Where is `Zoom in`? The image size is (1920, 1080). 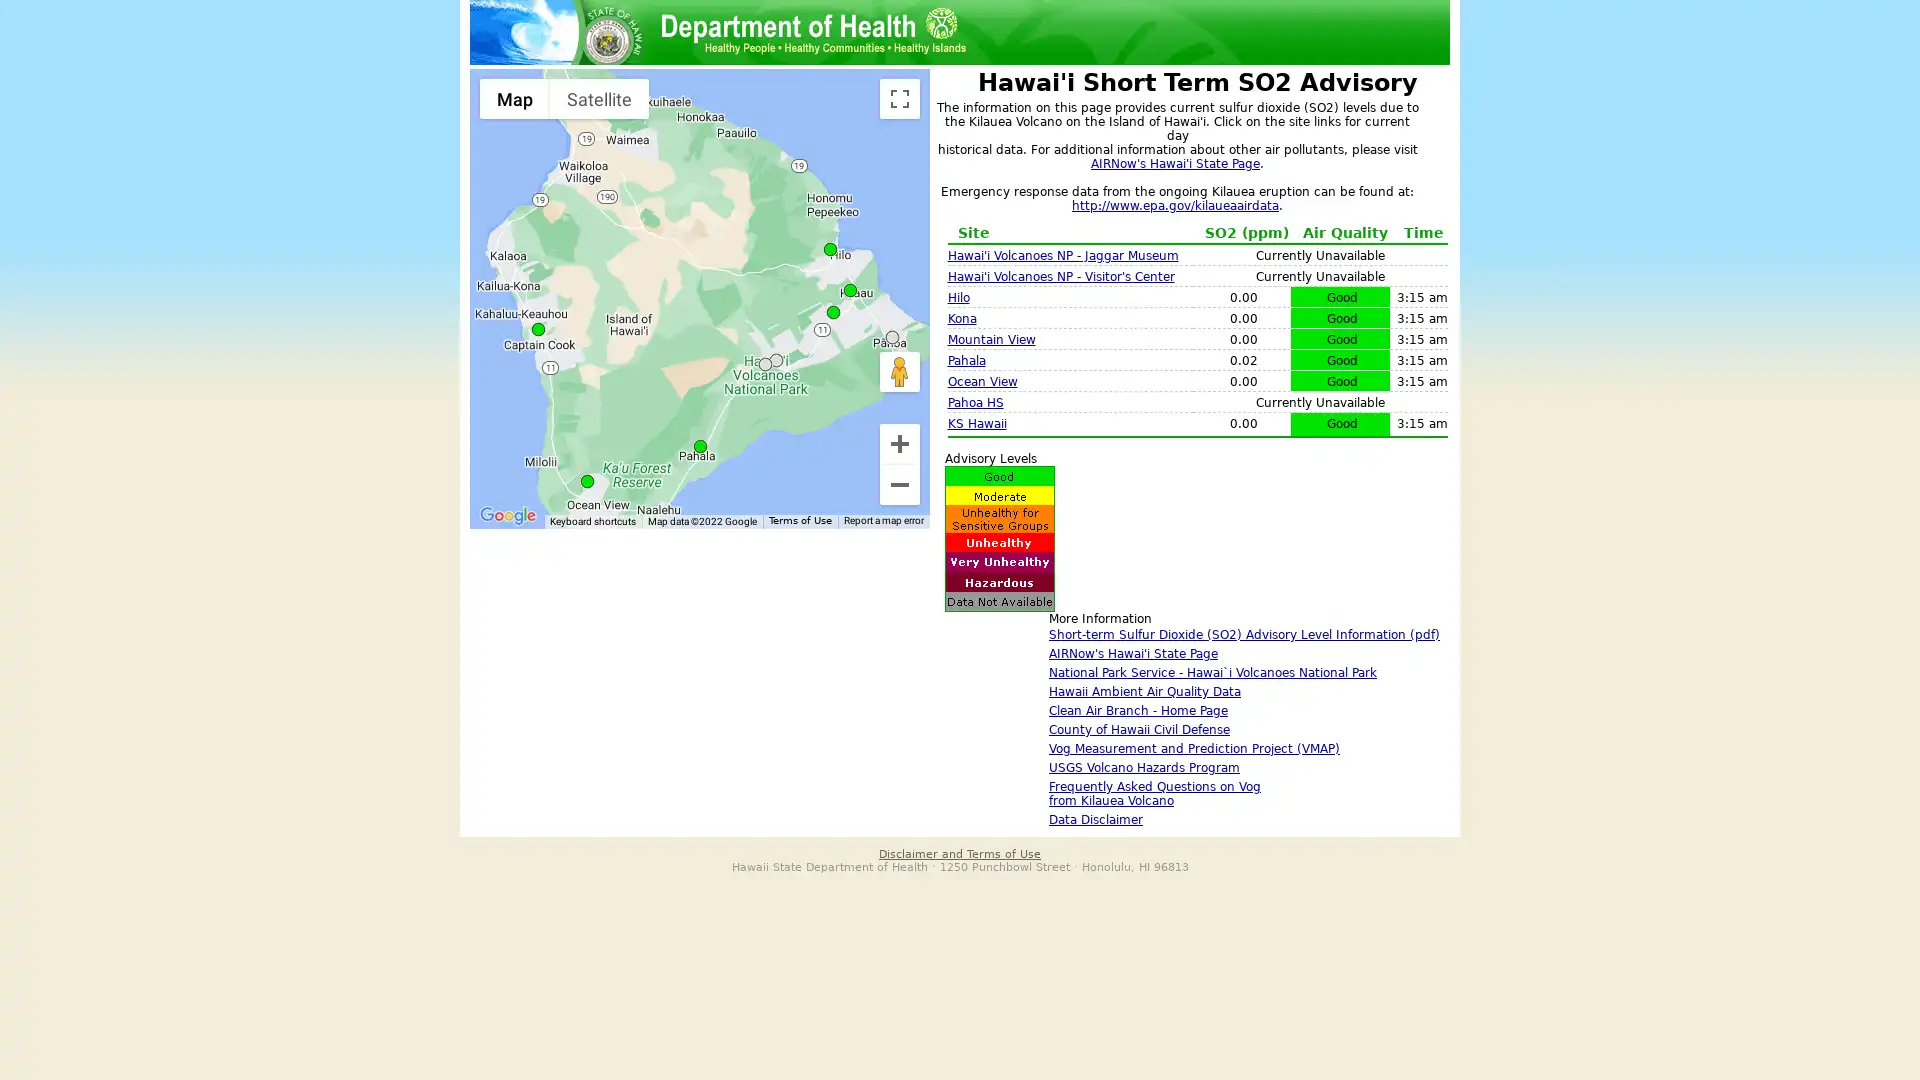
Zoom in is located at coordinates (899, 442).